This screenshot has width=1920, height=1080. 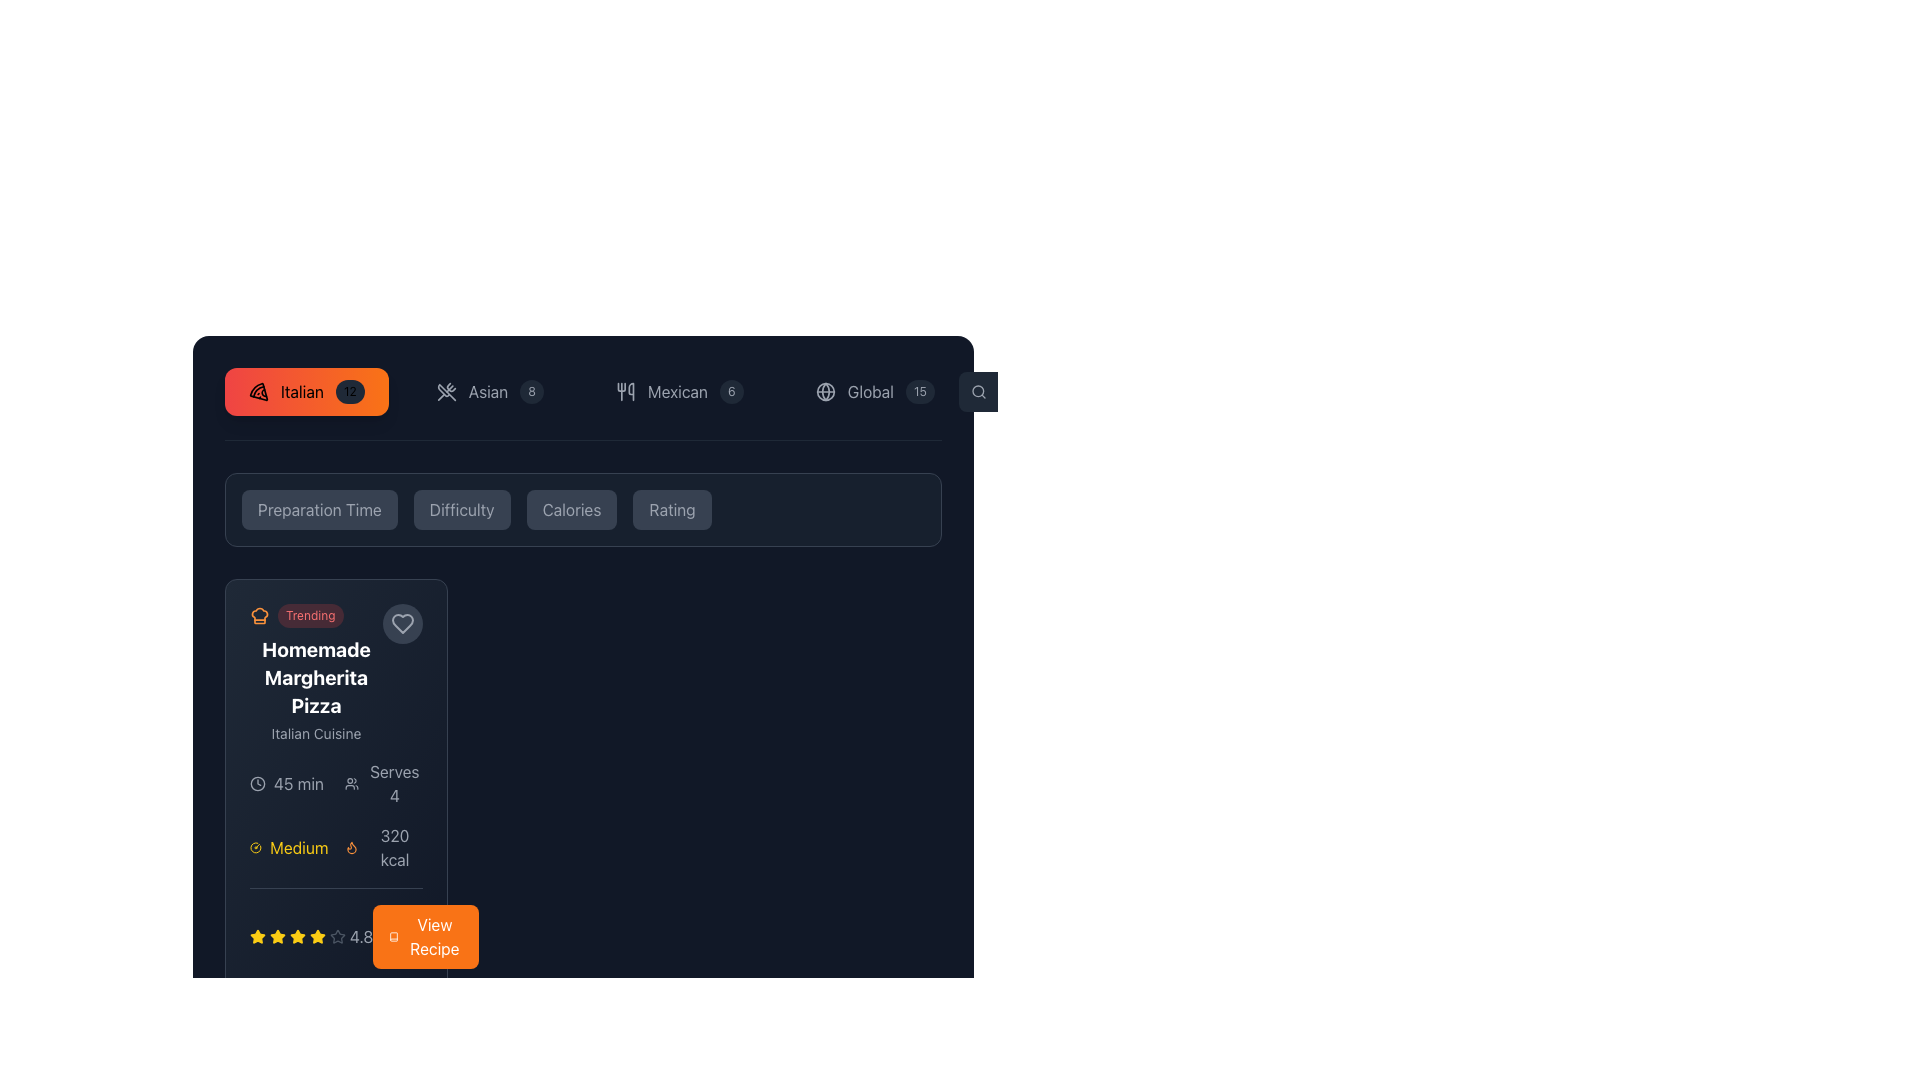 I want to click on the small, rounded badge with a dark gray background and white text reading '12', which is situated to the right of the 'Italian' text within a rounded rectangular button, so click(x=350, y=392).